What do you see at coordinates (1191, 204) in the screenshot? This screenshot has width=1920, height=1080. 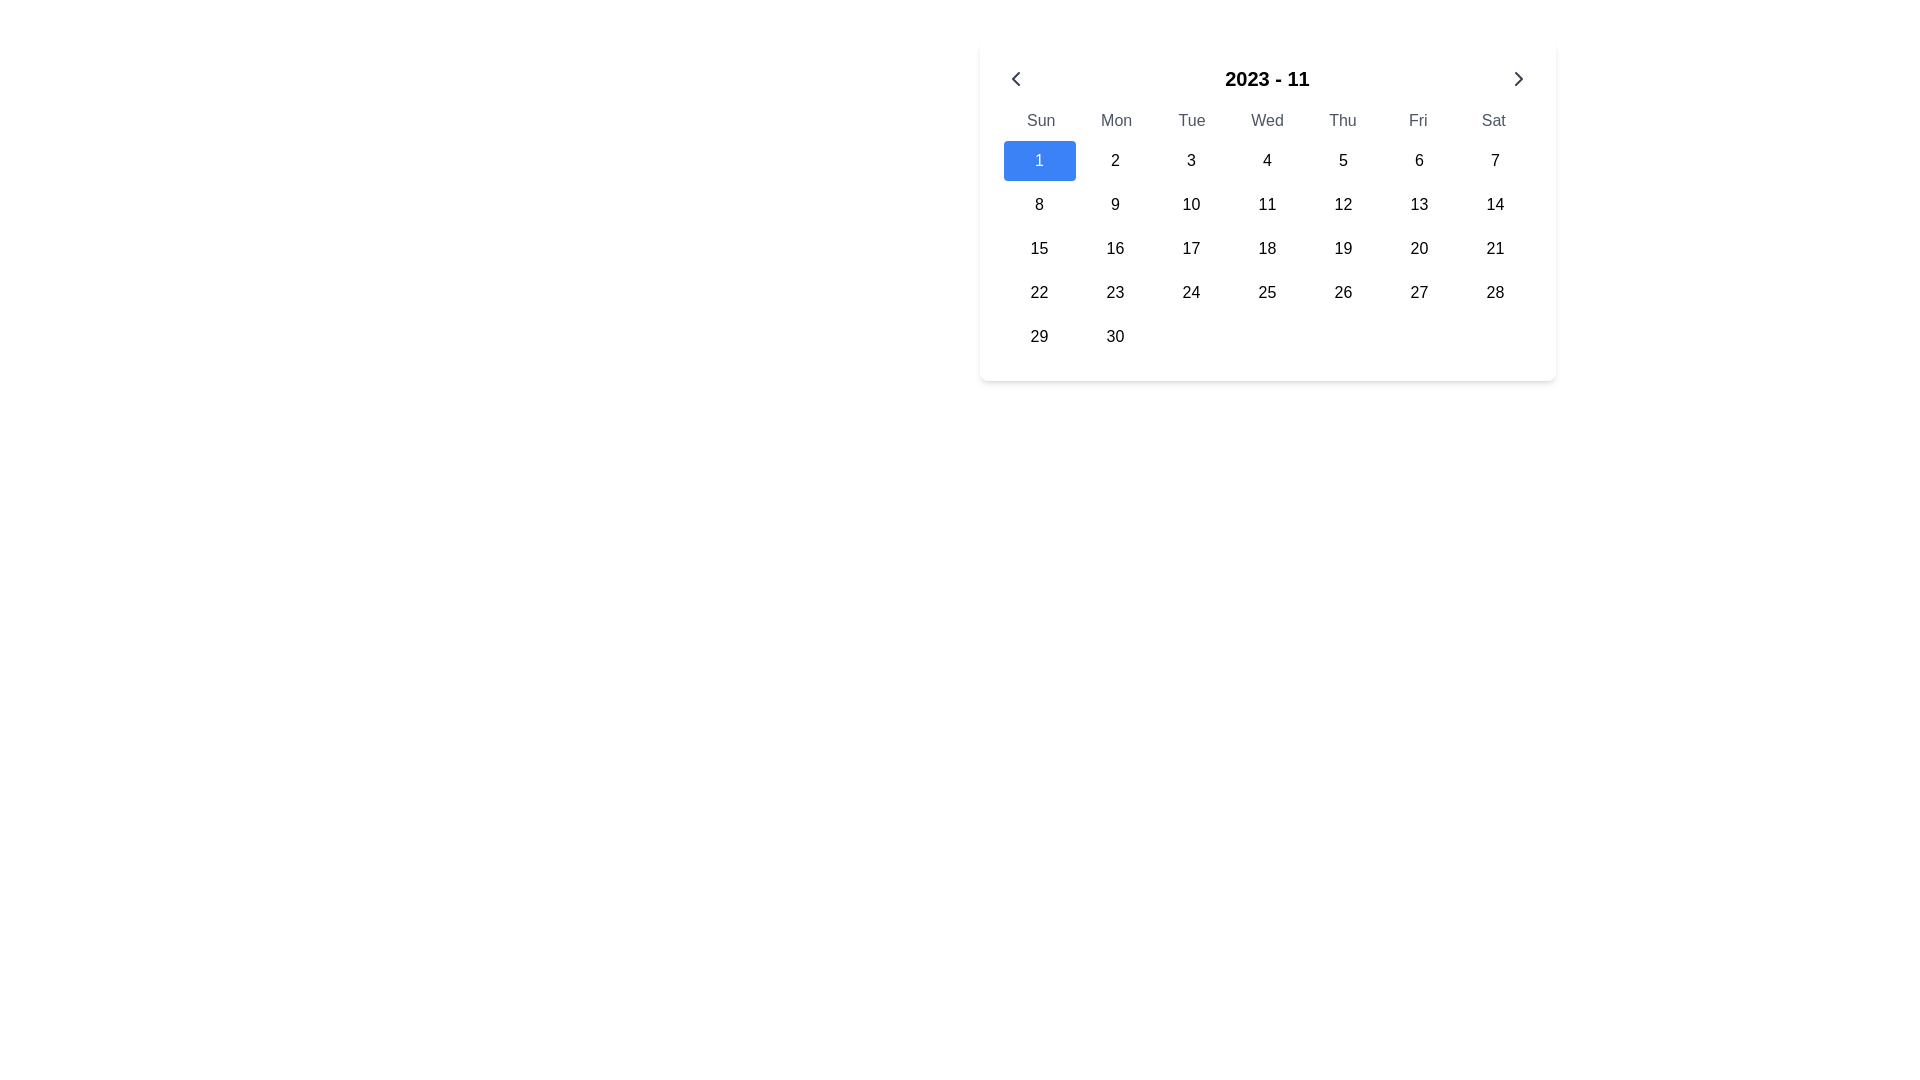 I see `the button representing the date '10' on the calendar interface` at bounding box center [1191, 204].